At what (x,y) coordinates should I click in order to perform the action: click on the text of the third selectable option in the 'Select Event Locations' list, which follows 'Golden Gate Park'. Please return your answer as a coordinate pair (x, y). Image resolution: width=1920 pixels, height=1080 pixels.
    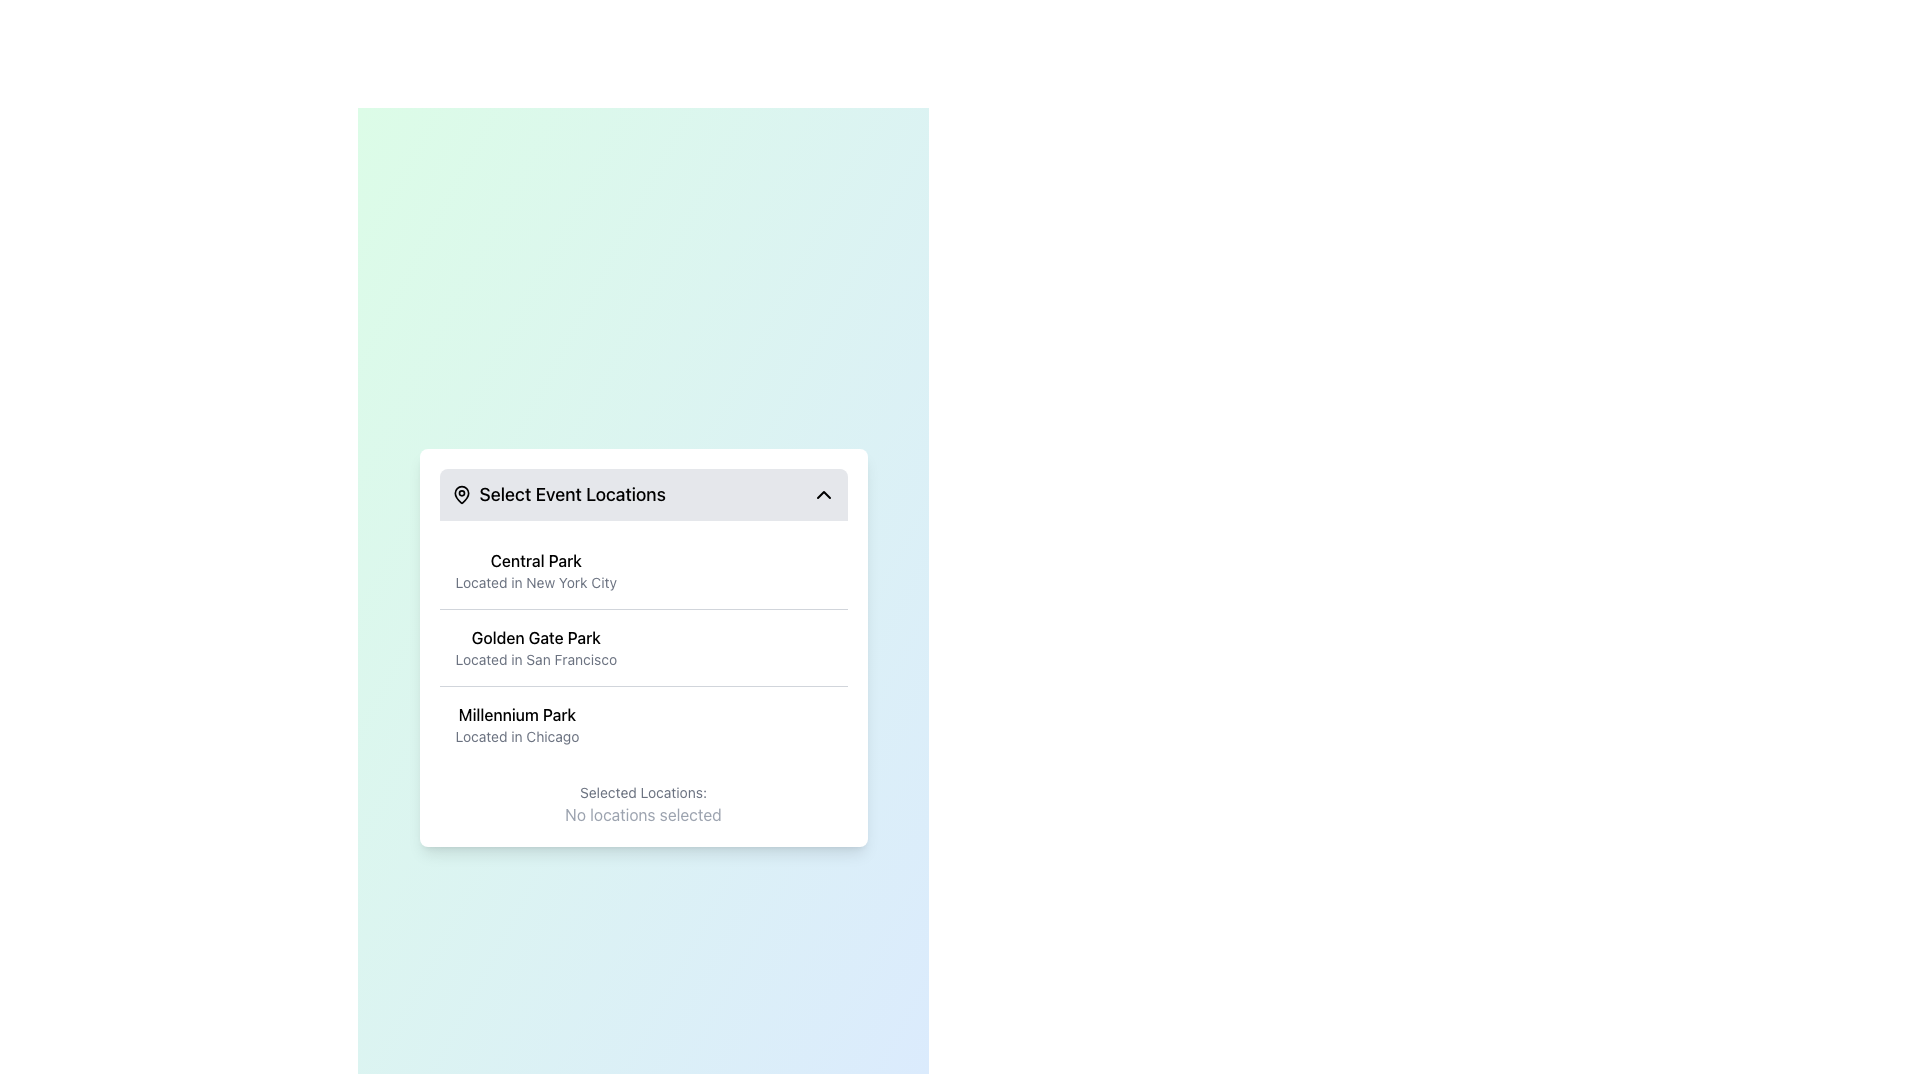
    Looking at the image, I should click on (643, 724).